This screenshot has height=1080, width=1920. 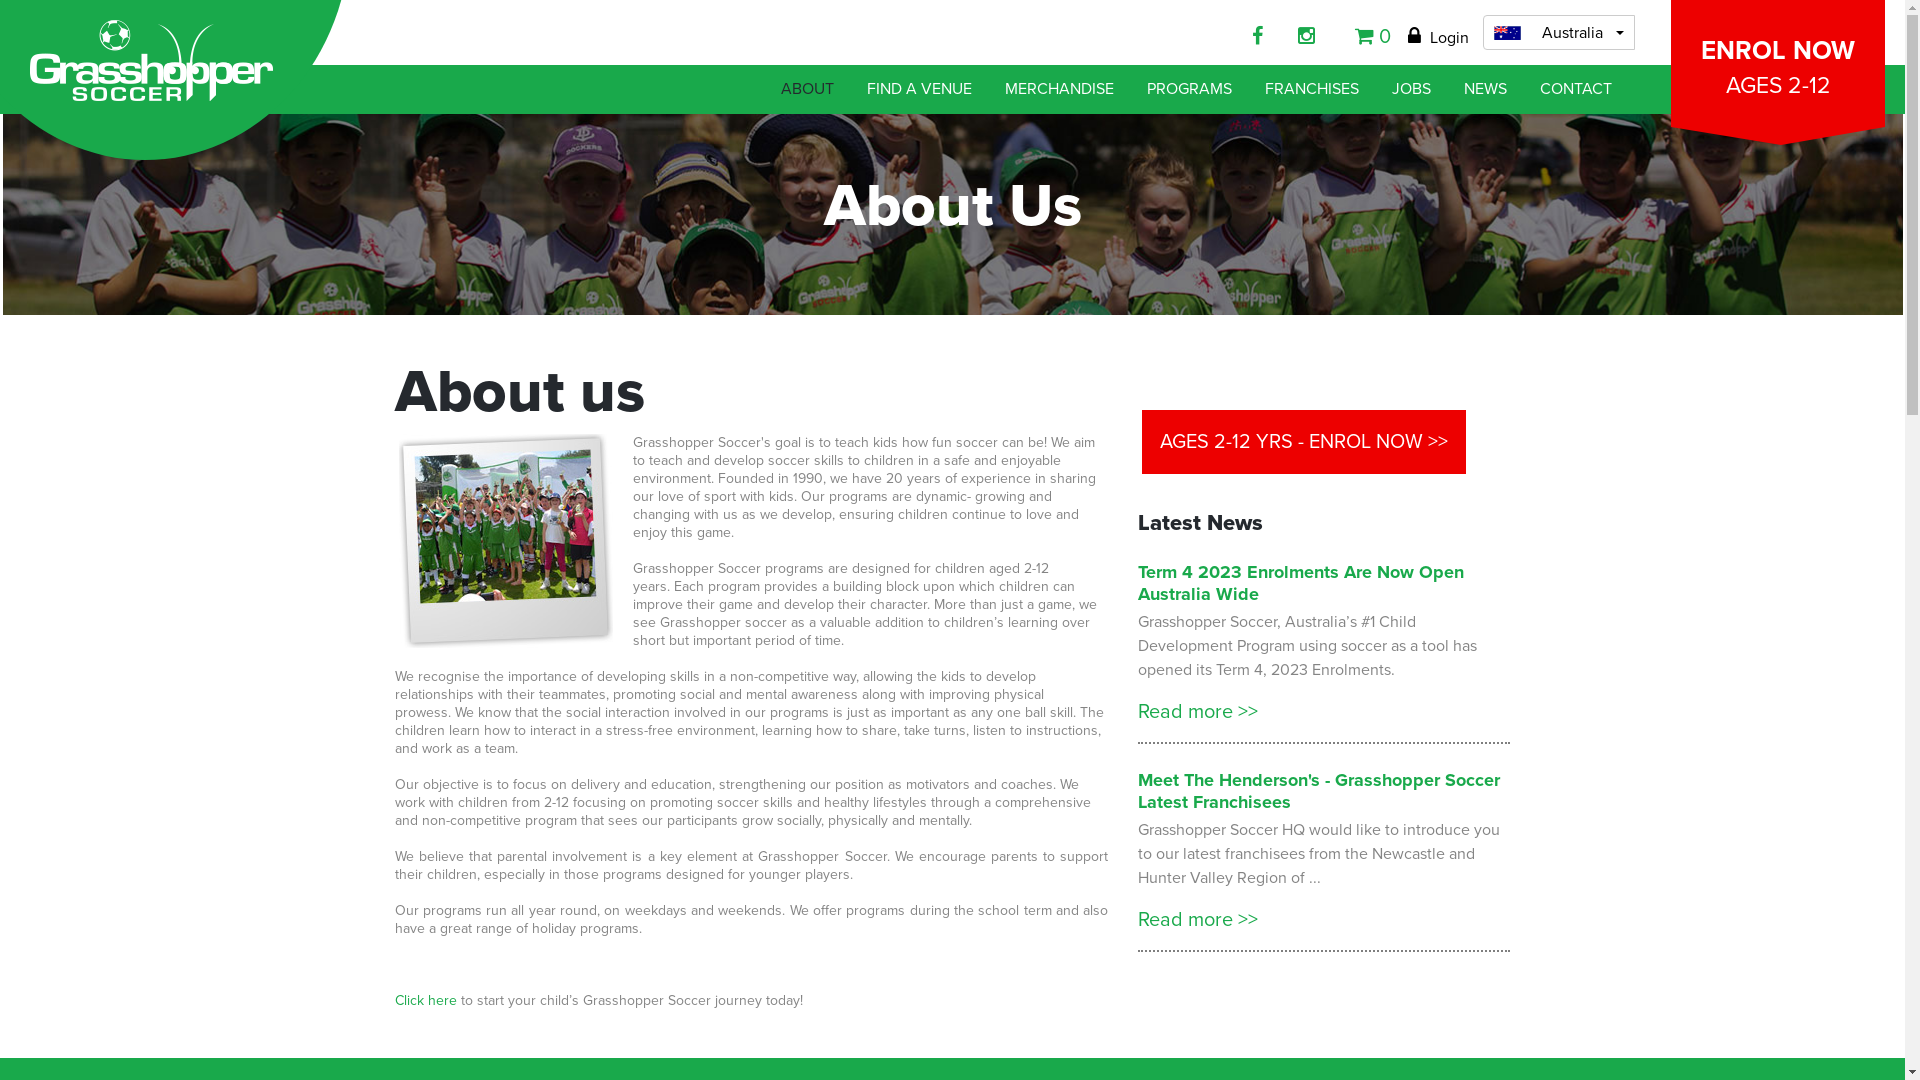 I want to click on 'Australia', so click(x=1558, y=32).